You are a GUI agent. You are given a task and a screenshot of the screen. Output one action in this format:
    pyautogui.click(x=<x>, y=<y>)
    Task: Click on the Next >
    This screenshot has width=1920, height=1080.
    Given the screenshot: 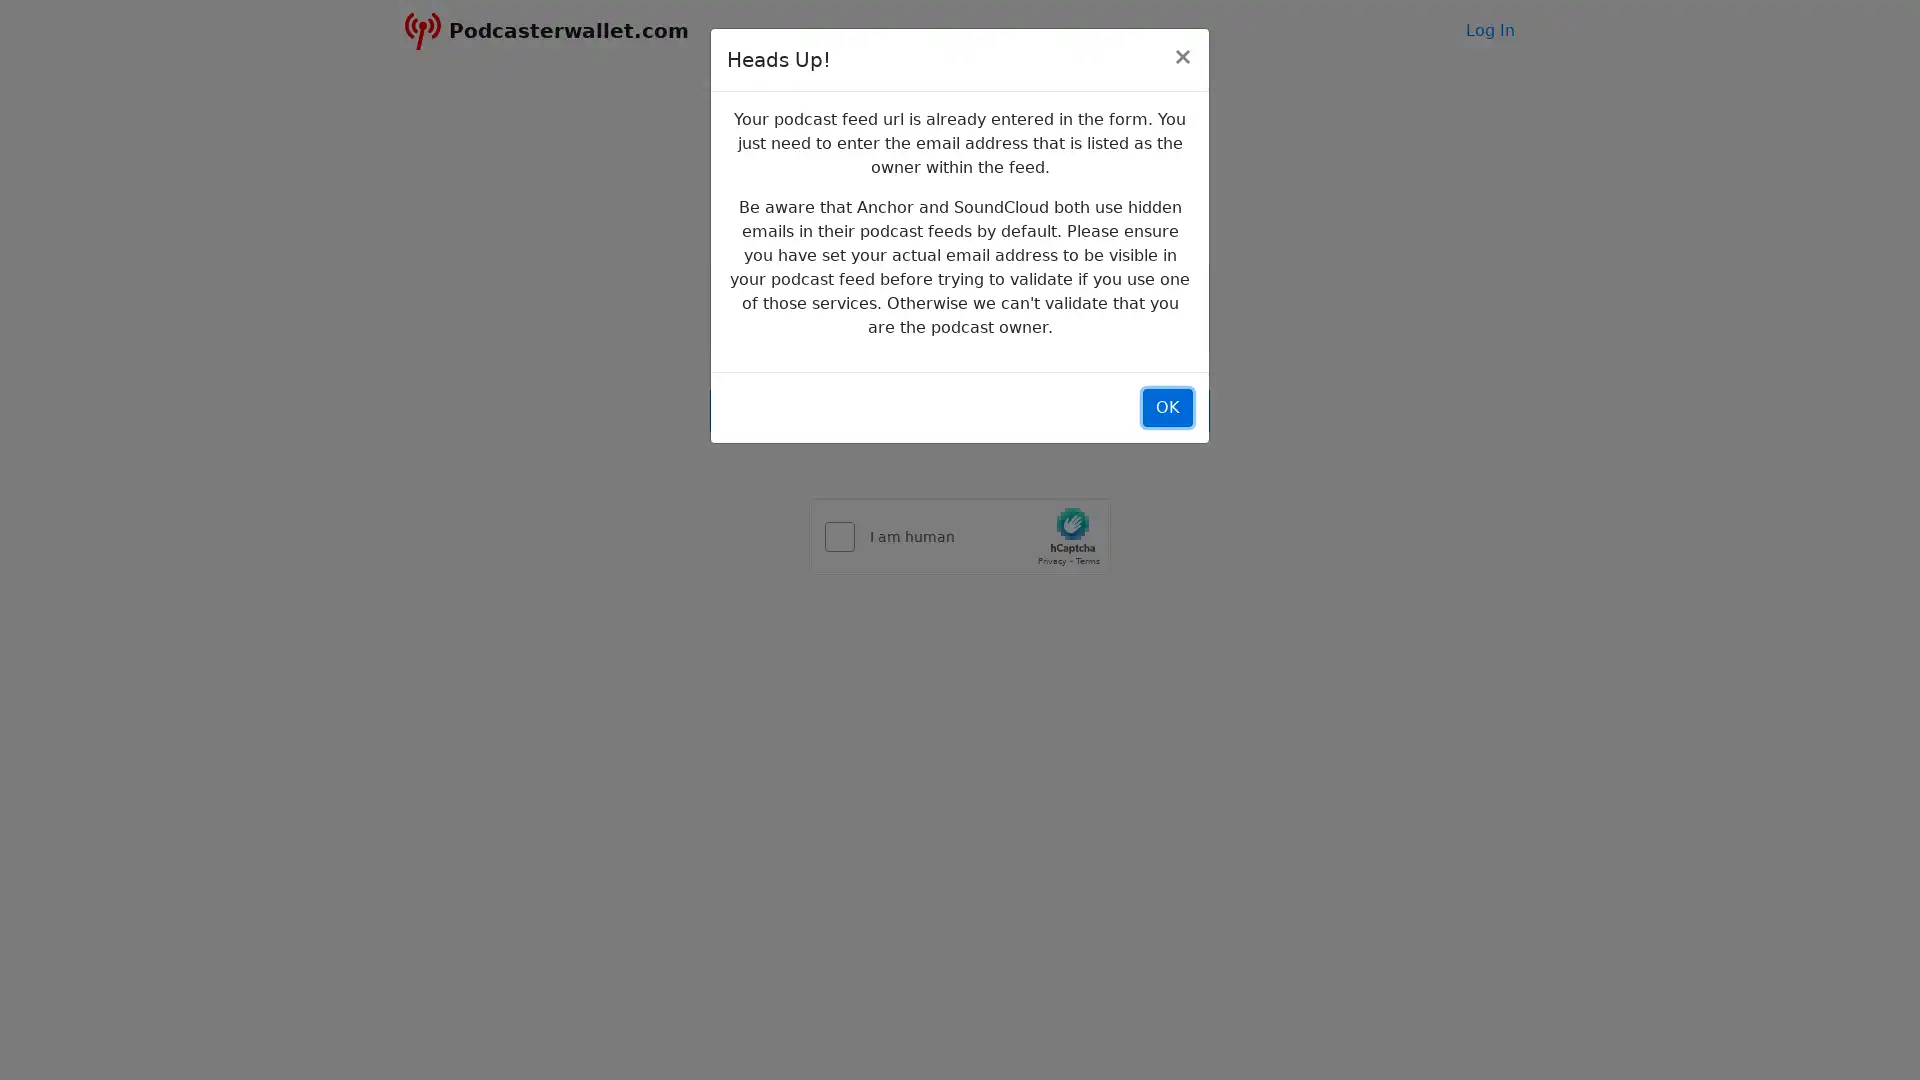 What is the action you would take?
    pyautogui.click(x=960, y=408)
    